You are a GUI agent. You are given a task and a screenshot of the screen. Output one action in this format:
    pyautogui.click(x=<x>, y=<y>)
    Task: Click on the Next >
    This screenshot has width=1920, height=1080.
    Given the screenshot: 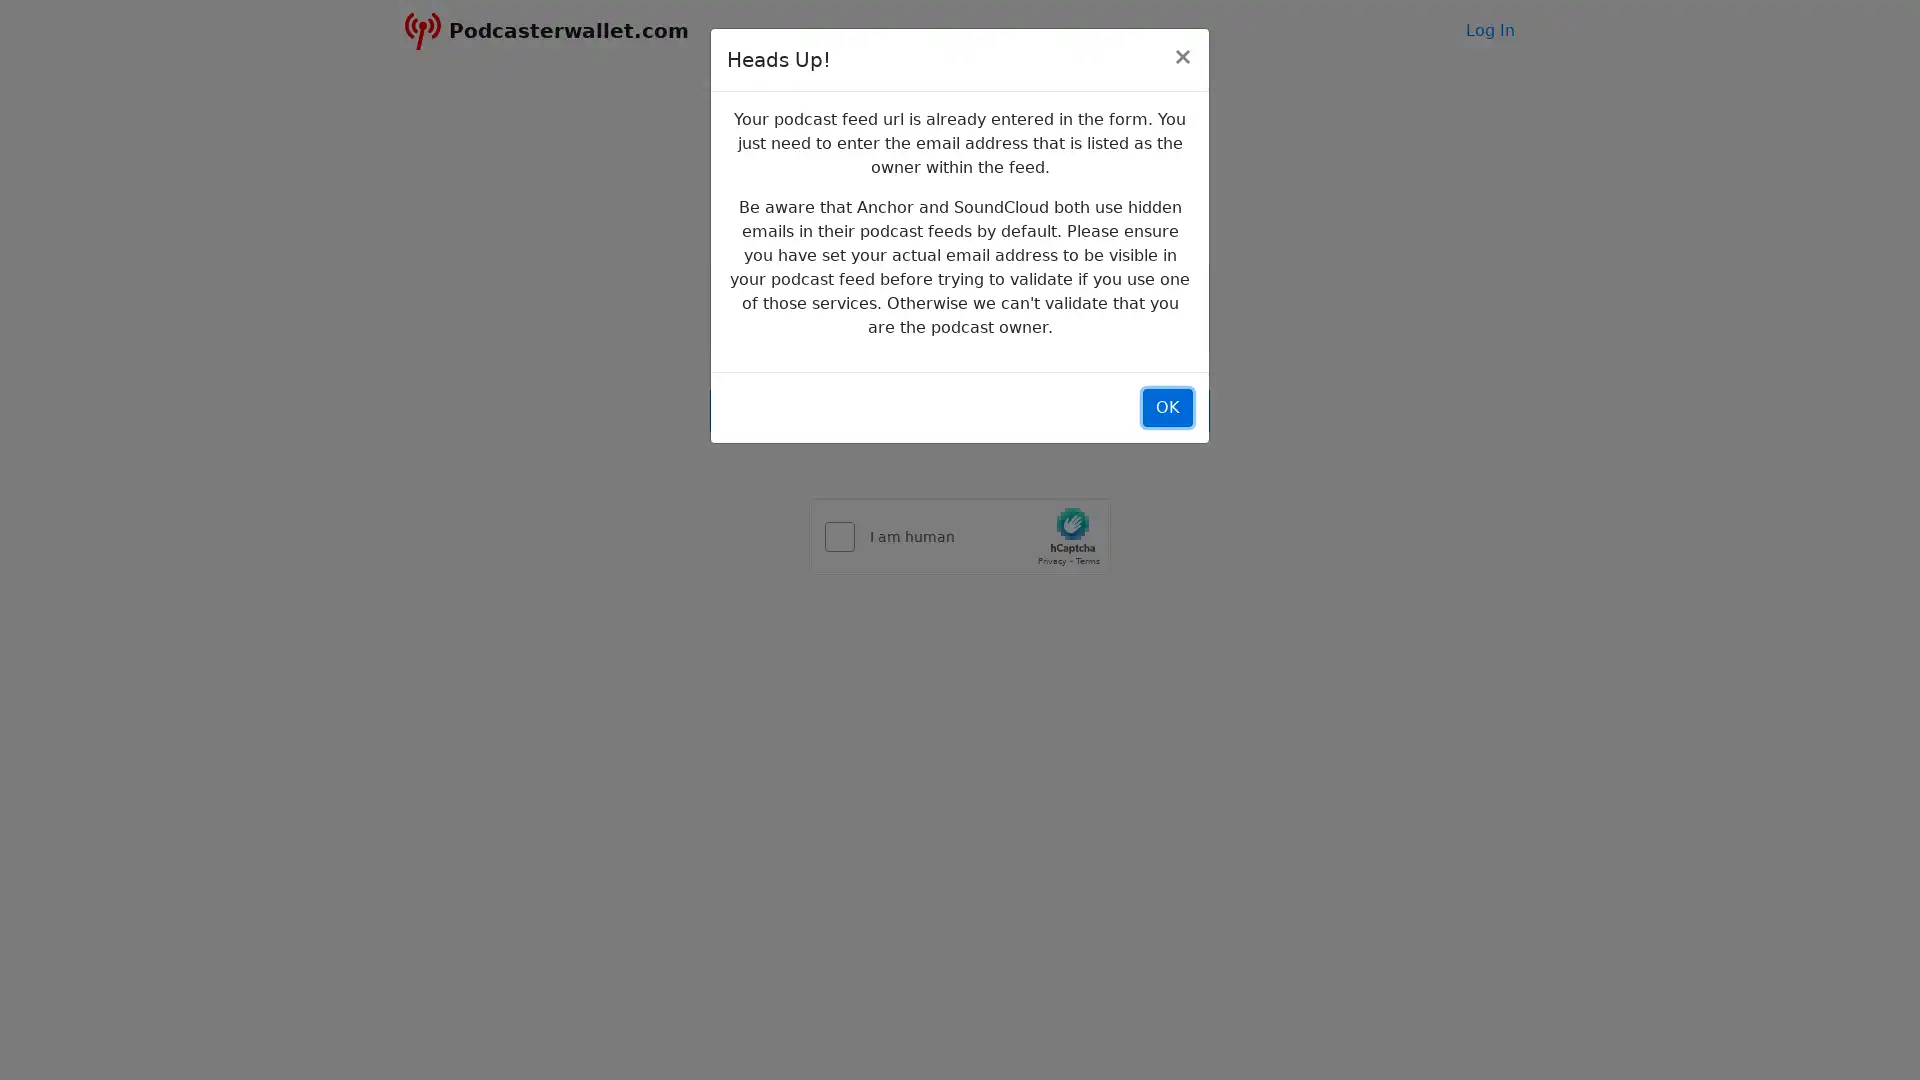 What is the action you would take?
    pyautogui.click(x=960, y=408)
    